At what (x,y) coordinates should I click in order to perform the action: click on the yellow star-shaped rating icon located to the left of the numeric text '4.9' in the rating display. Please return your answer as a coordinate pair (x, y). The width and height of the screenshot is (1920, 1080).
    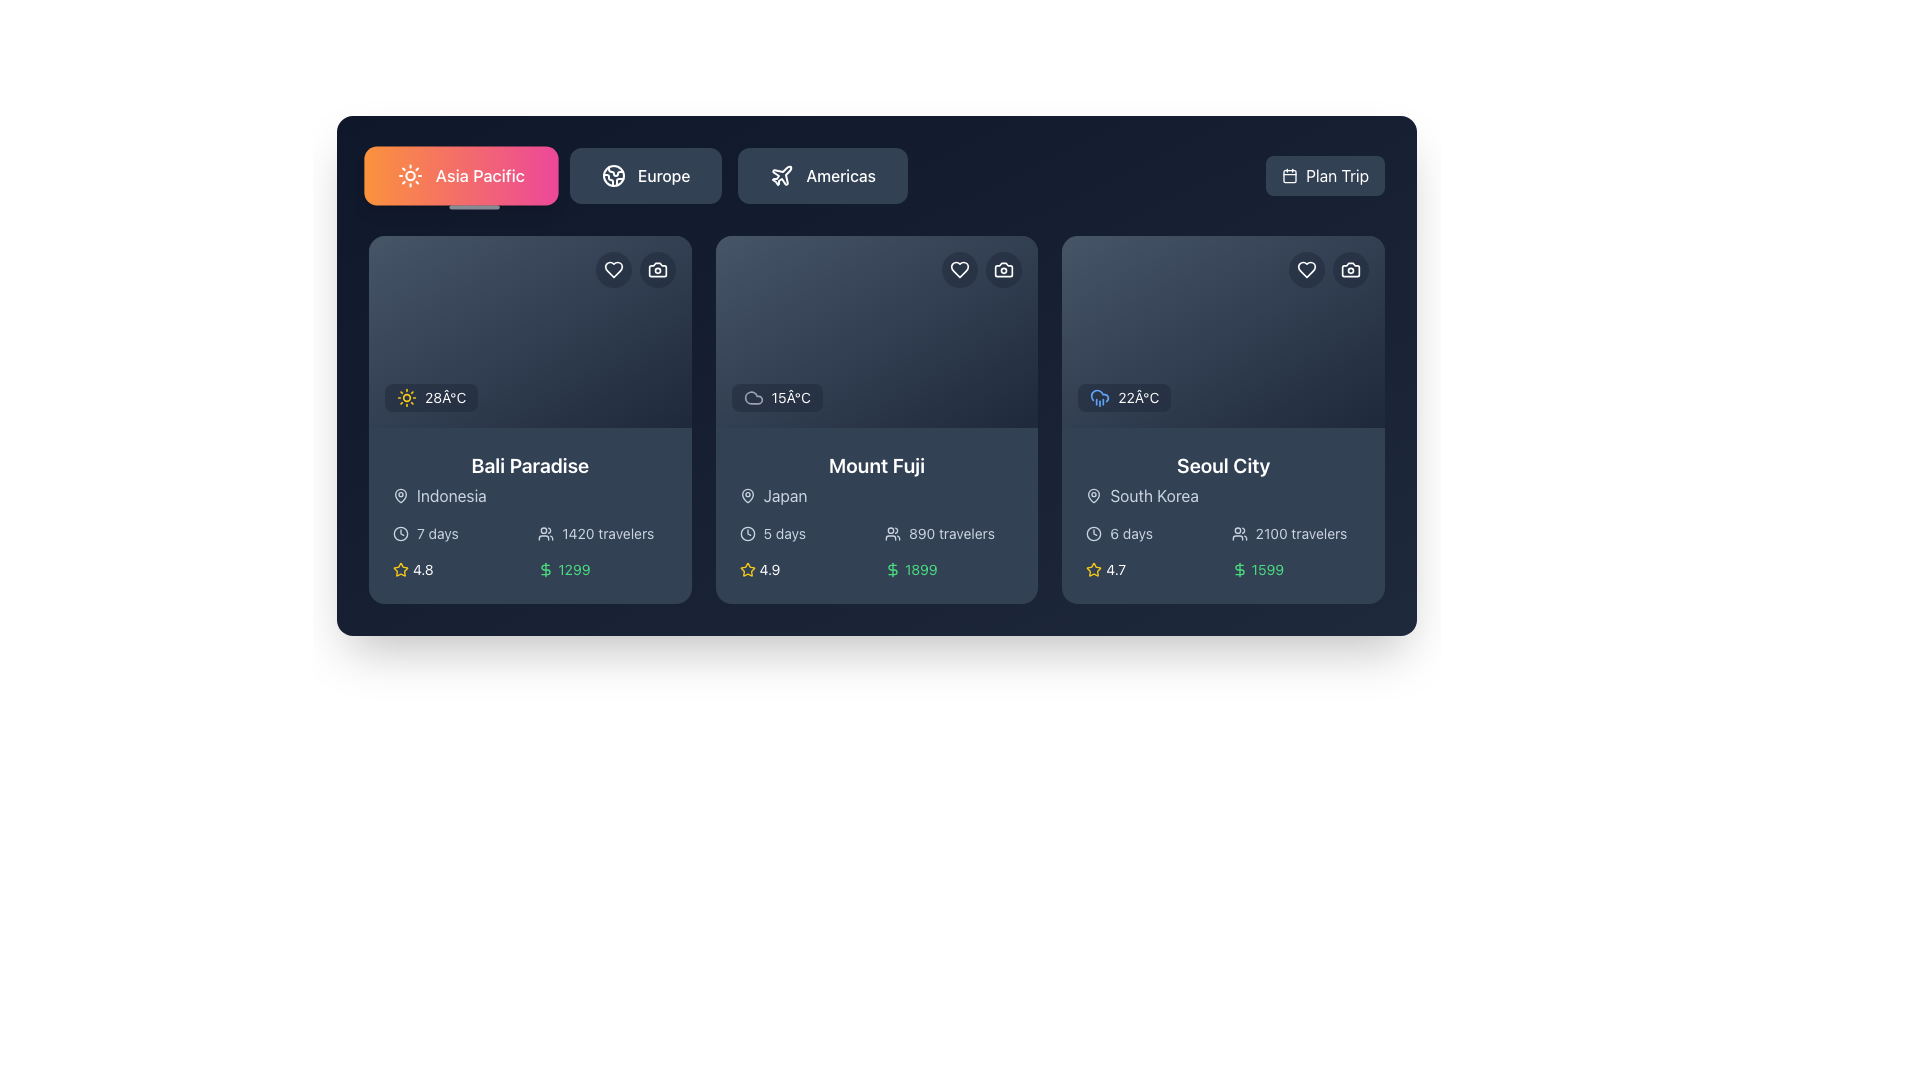
    Looking at the image, I should click on (746, 570).